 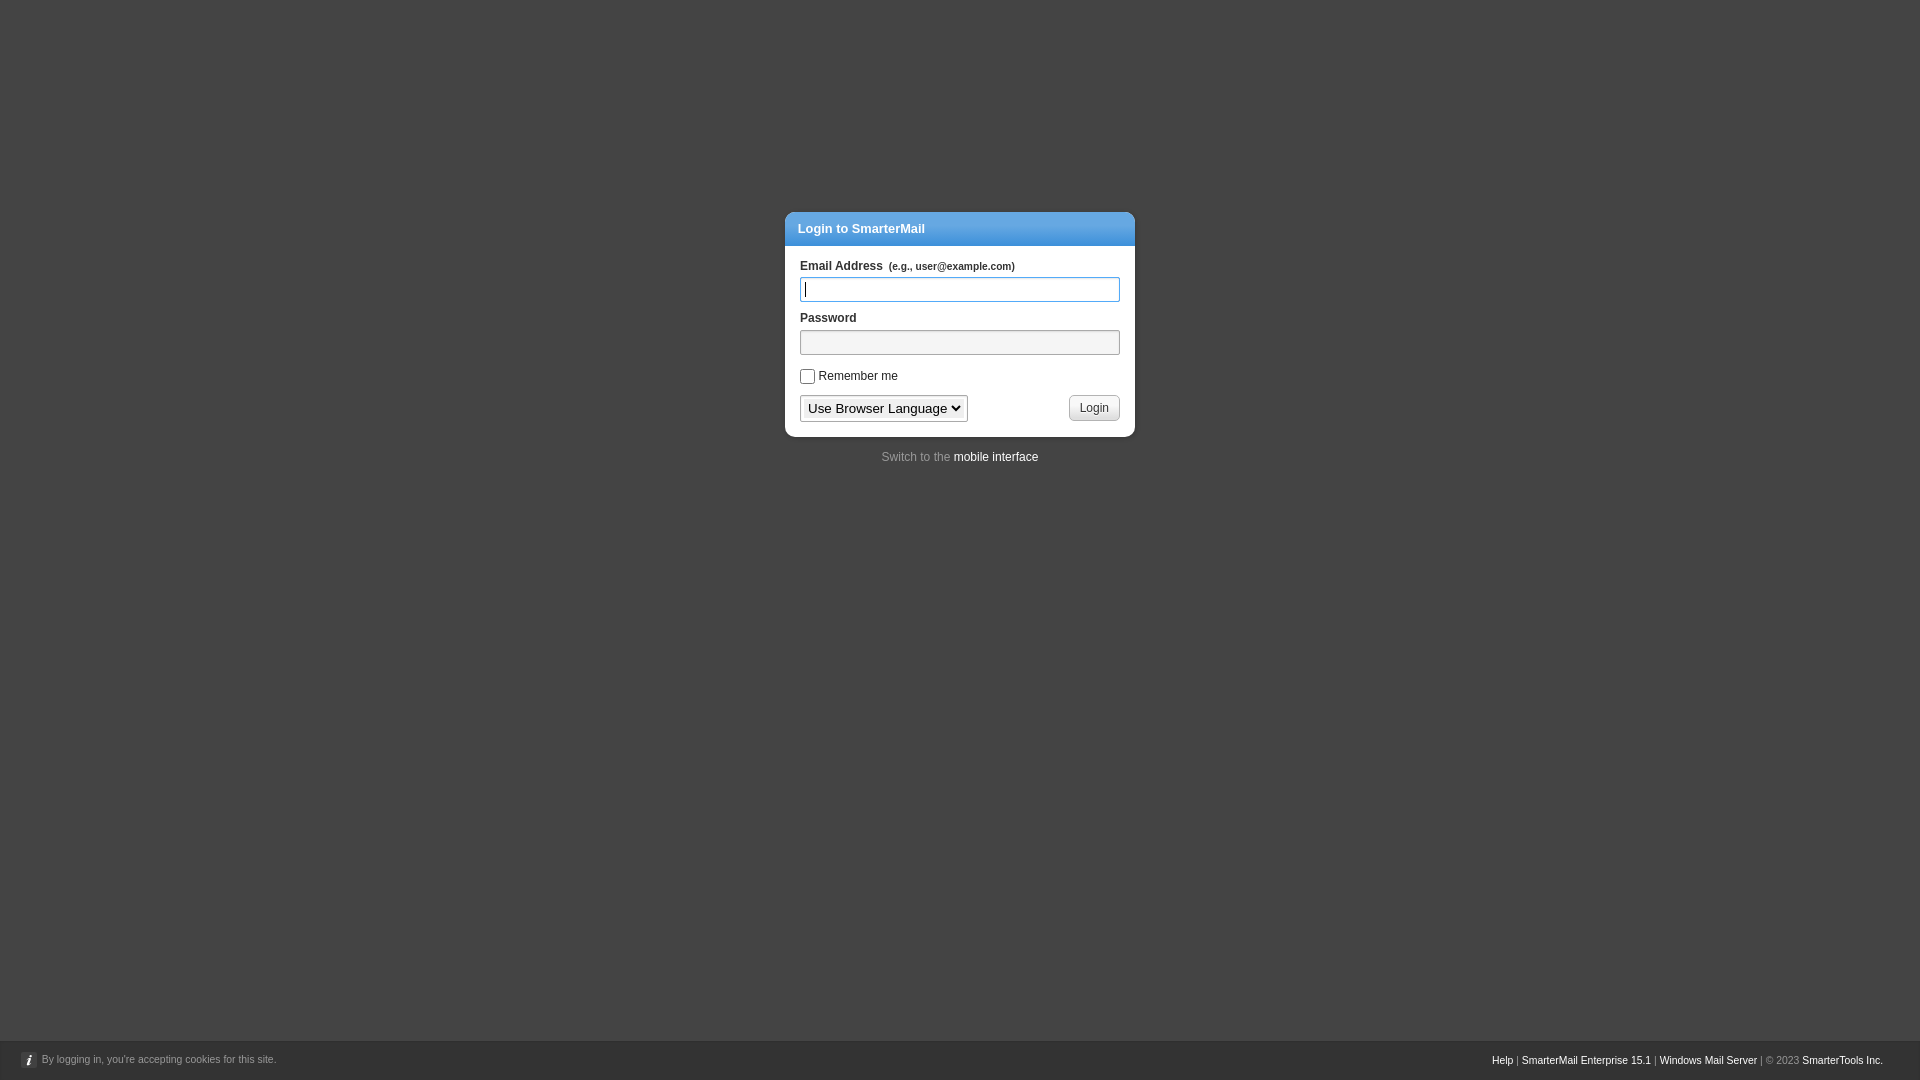 What do you see at coordinates (1707, 1059) in the screenshot?
I see `'Windows Mail Server'` at bounding box center [1707, 1059].